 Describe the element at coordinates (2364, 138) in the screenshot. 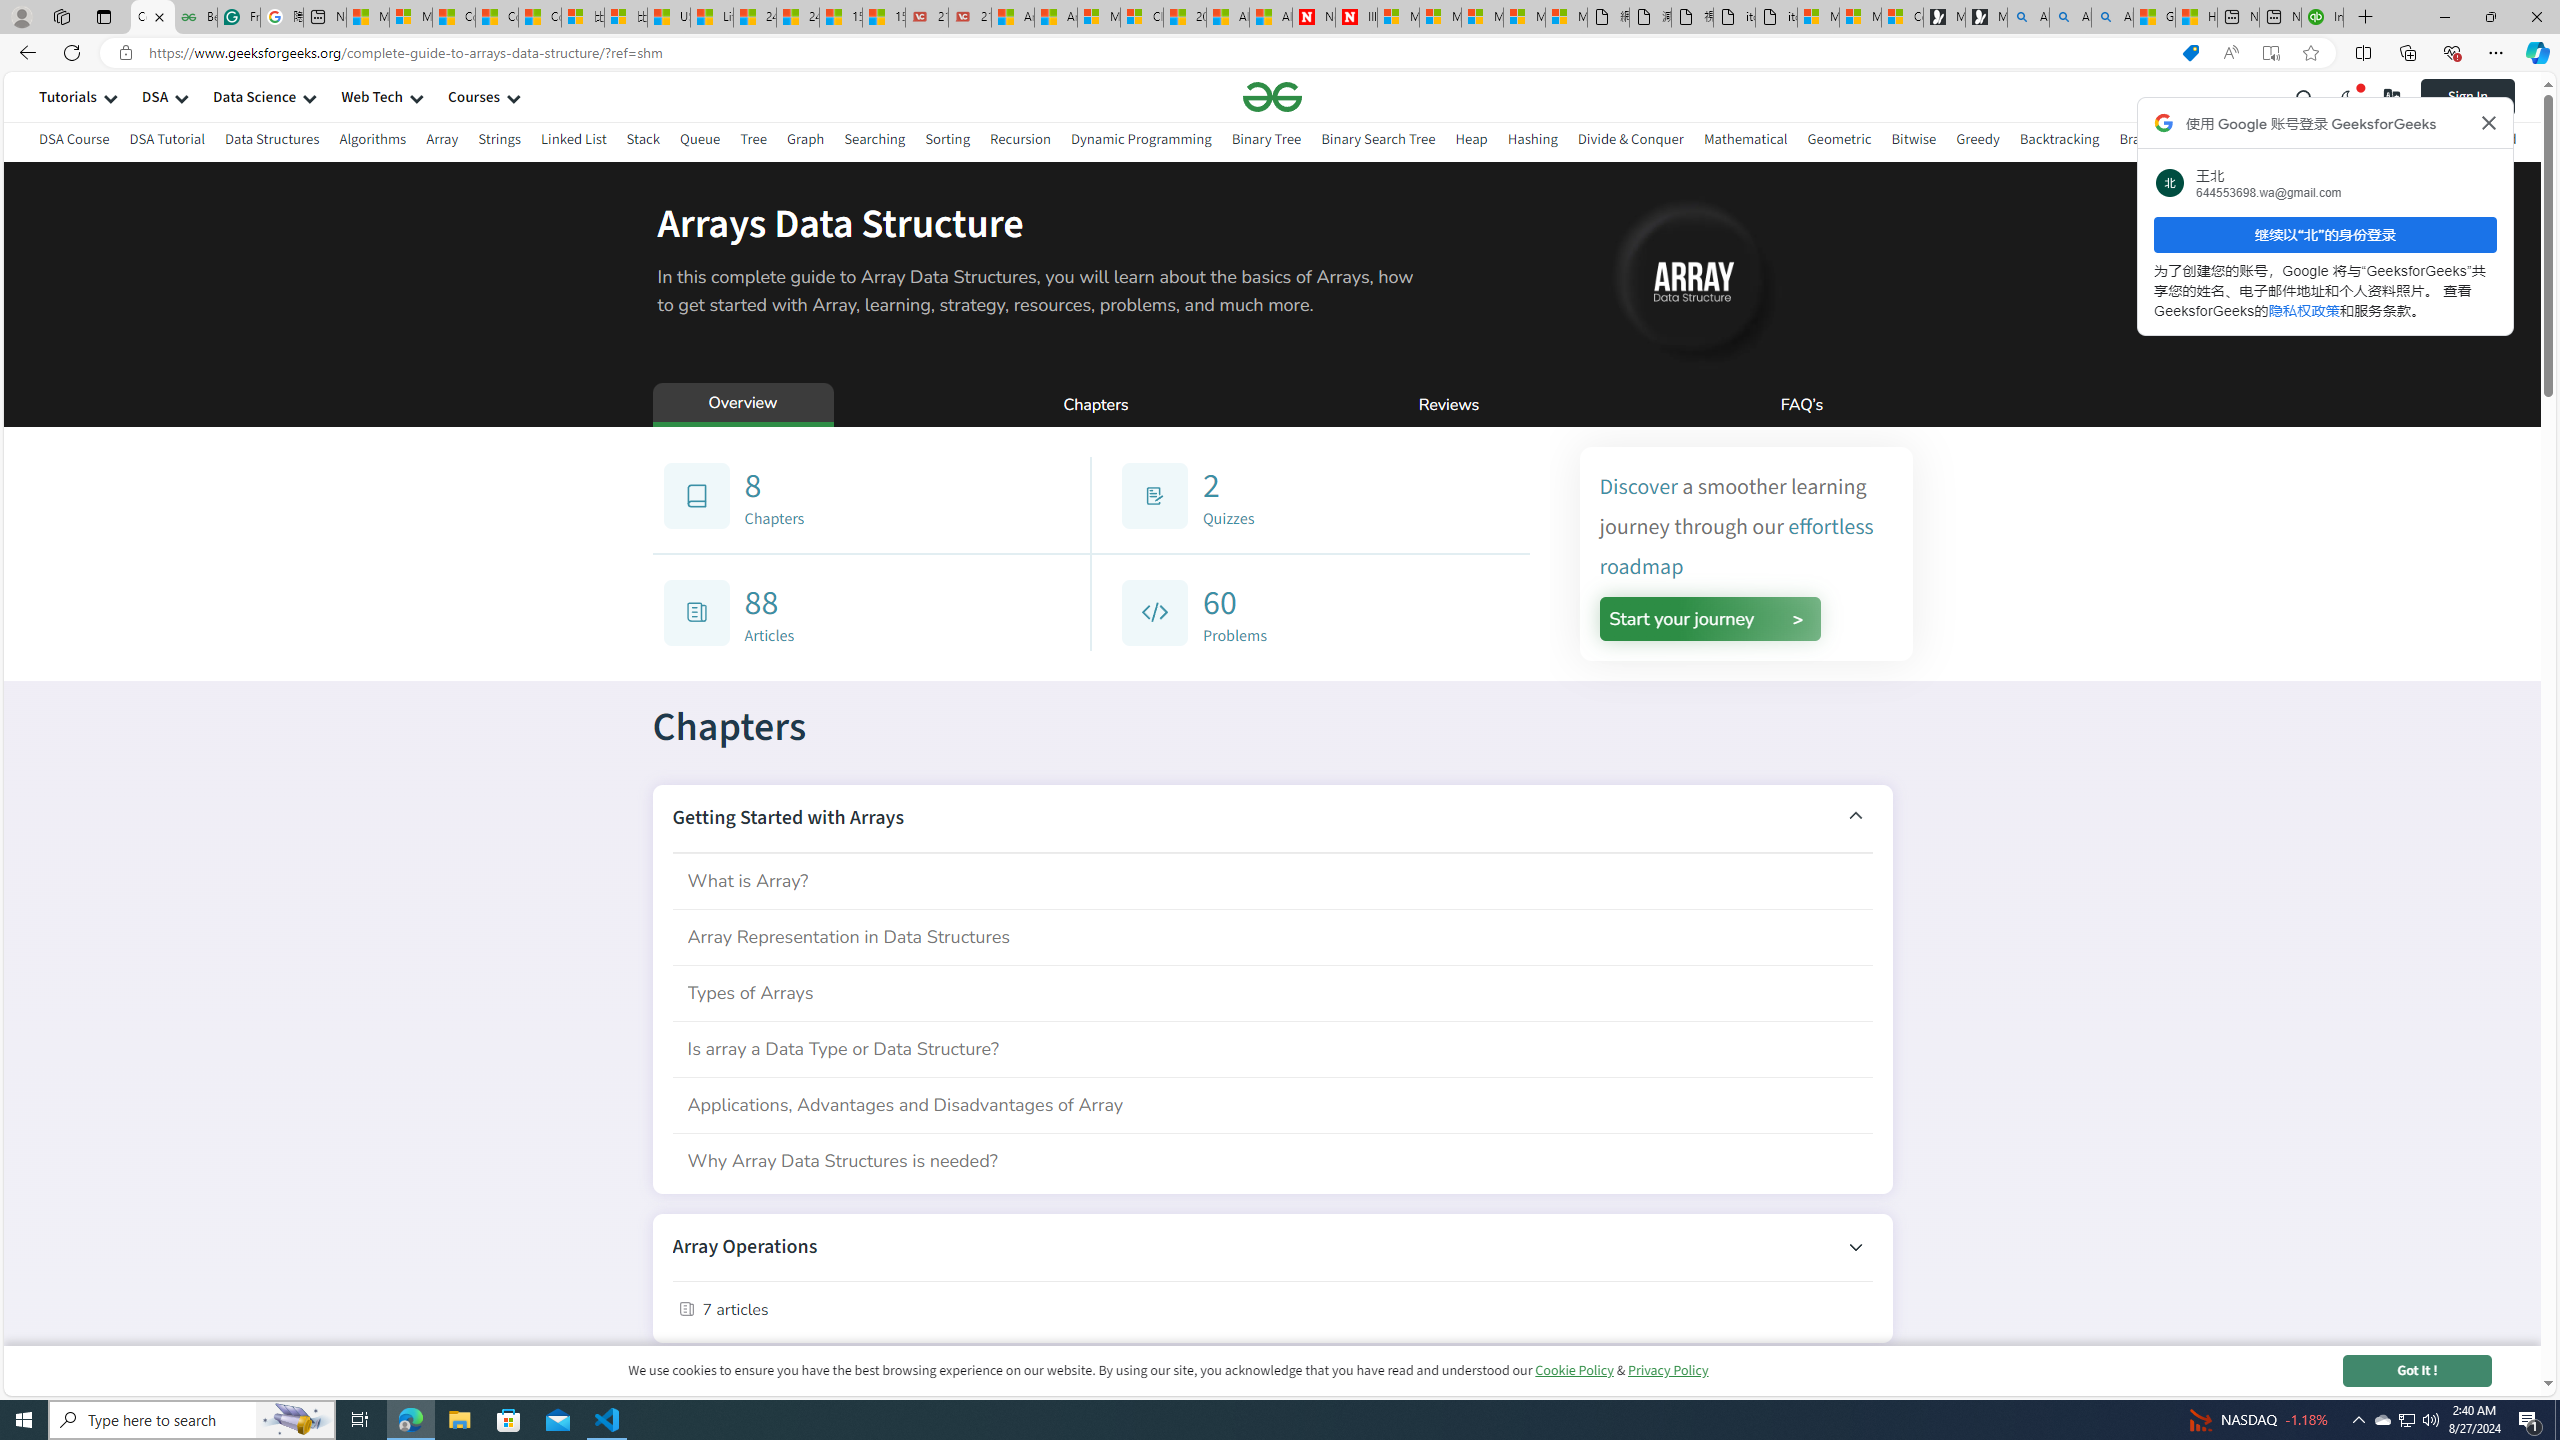

I see `'Pattern Searching'` at that location.